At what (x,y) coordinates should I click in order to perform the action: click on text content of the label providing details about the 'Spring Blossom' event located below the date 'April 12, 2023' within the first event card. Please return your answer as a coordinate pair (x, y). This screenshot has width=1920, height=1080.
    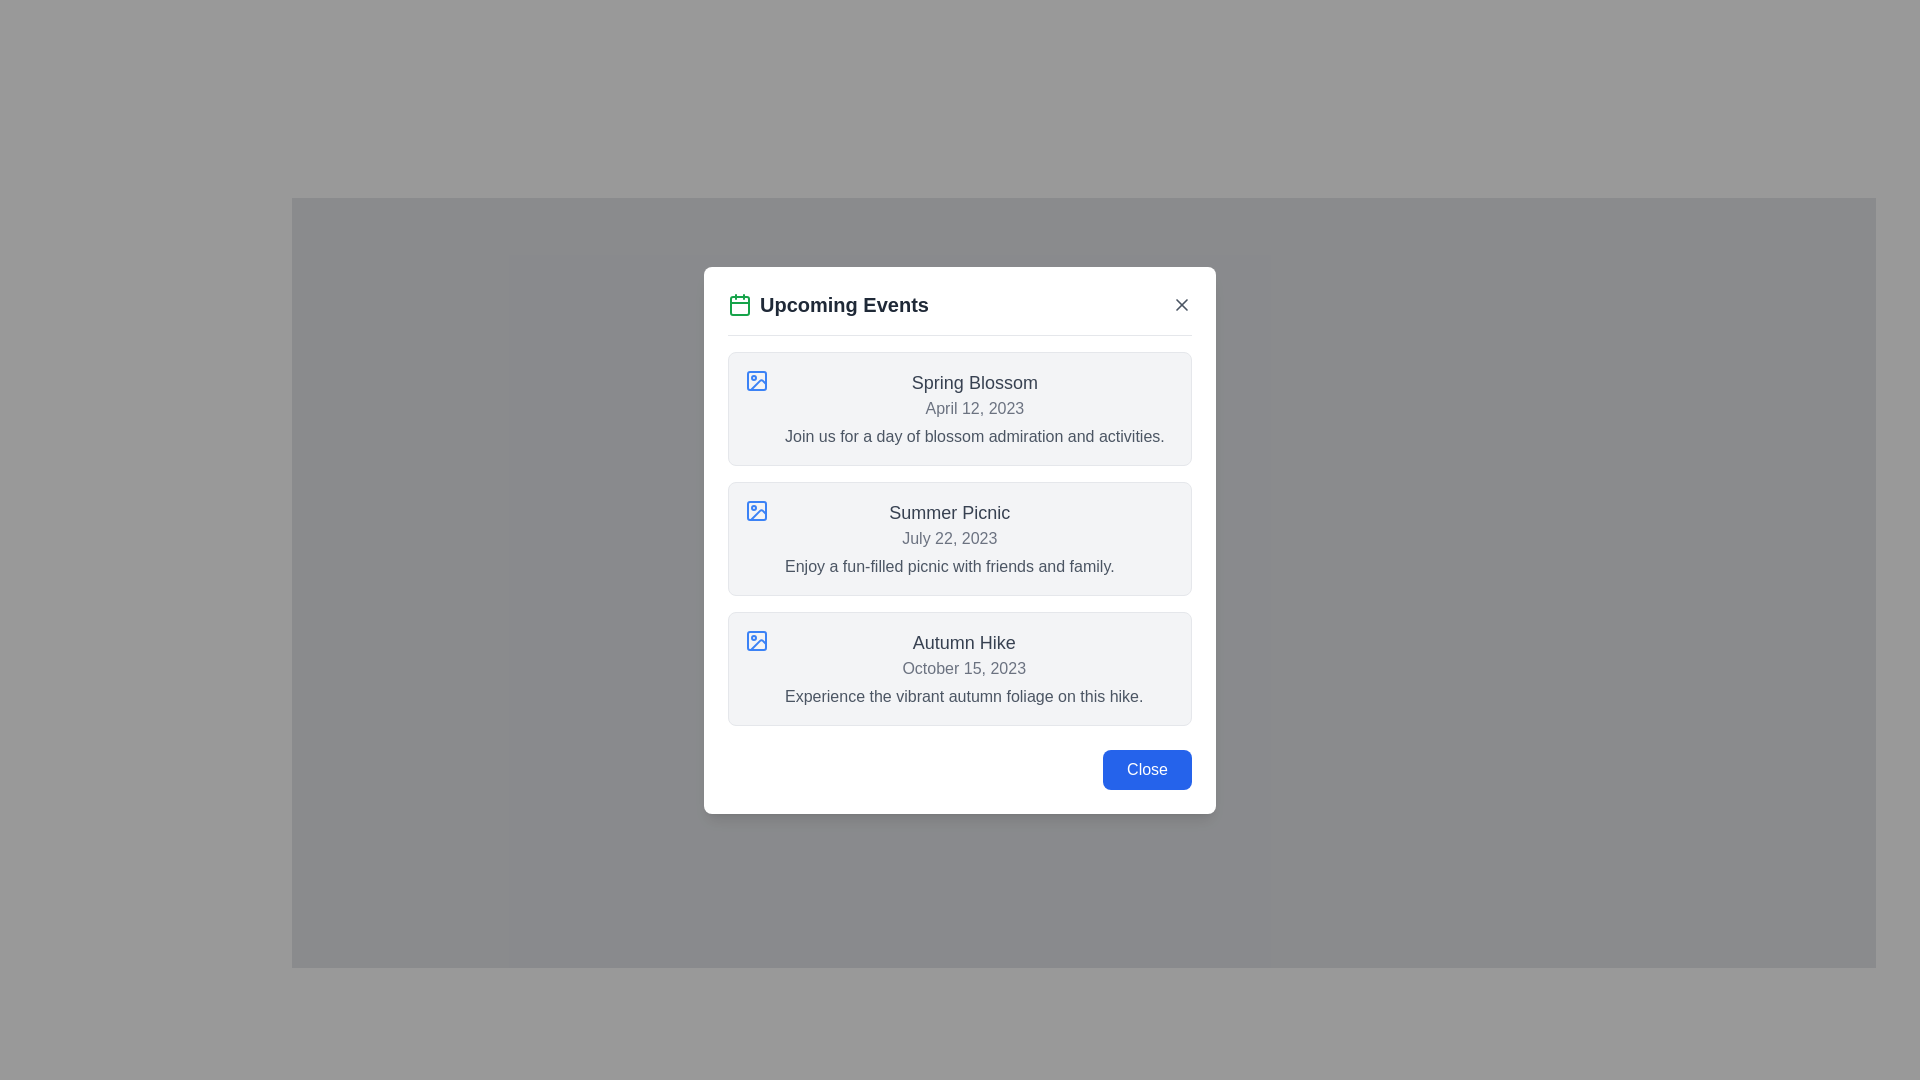
    Looking at the image, I should click on (974, 435).